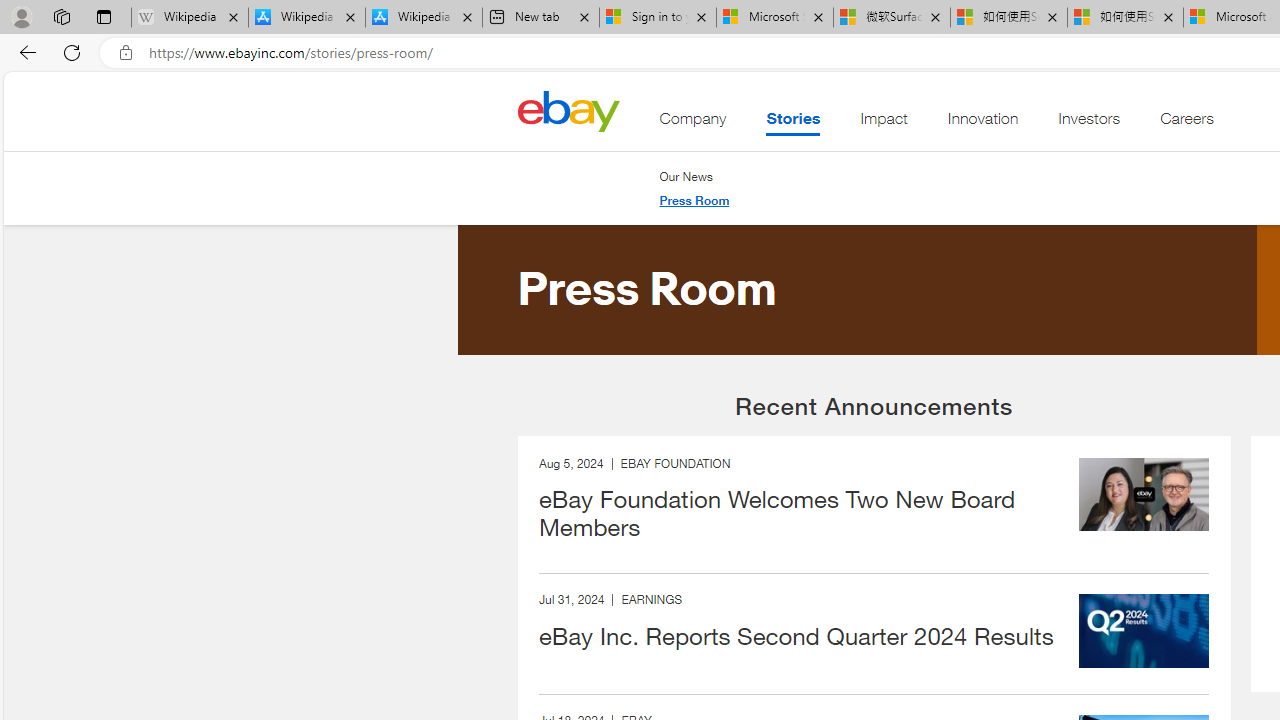 Image resolution: width=1280 pixels, height=720 pixels. I want to click on 'Our News', so click(686, 175).